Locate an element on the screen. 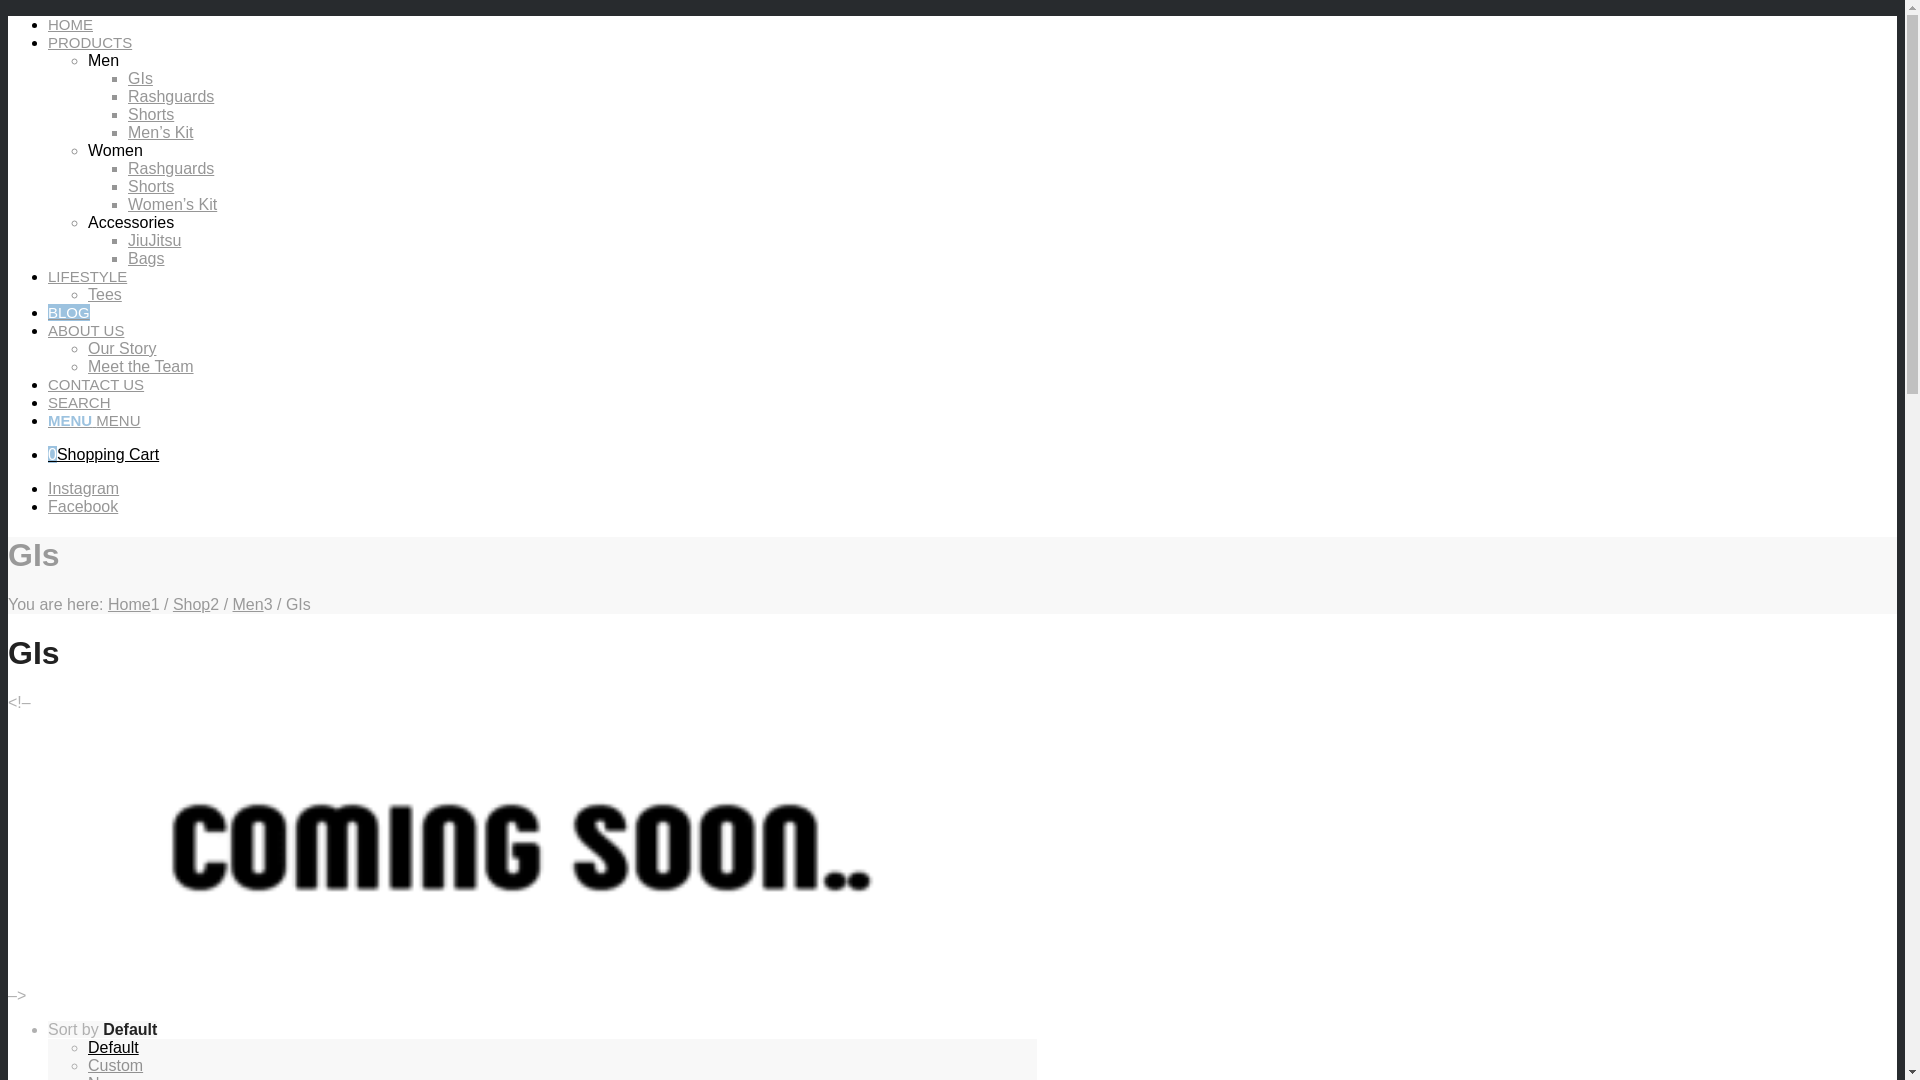 The height and width of the screenshot is (1080, 1920). '0Shopping Cart' is located at coordinates (102, 454).